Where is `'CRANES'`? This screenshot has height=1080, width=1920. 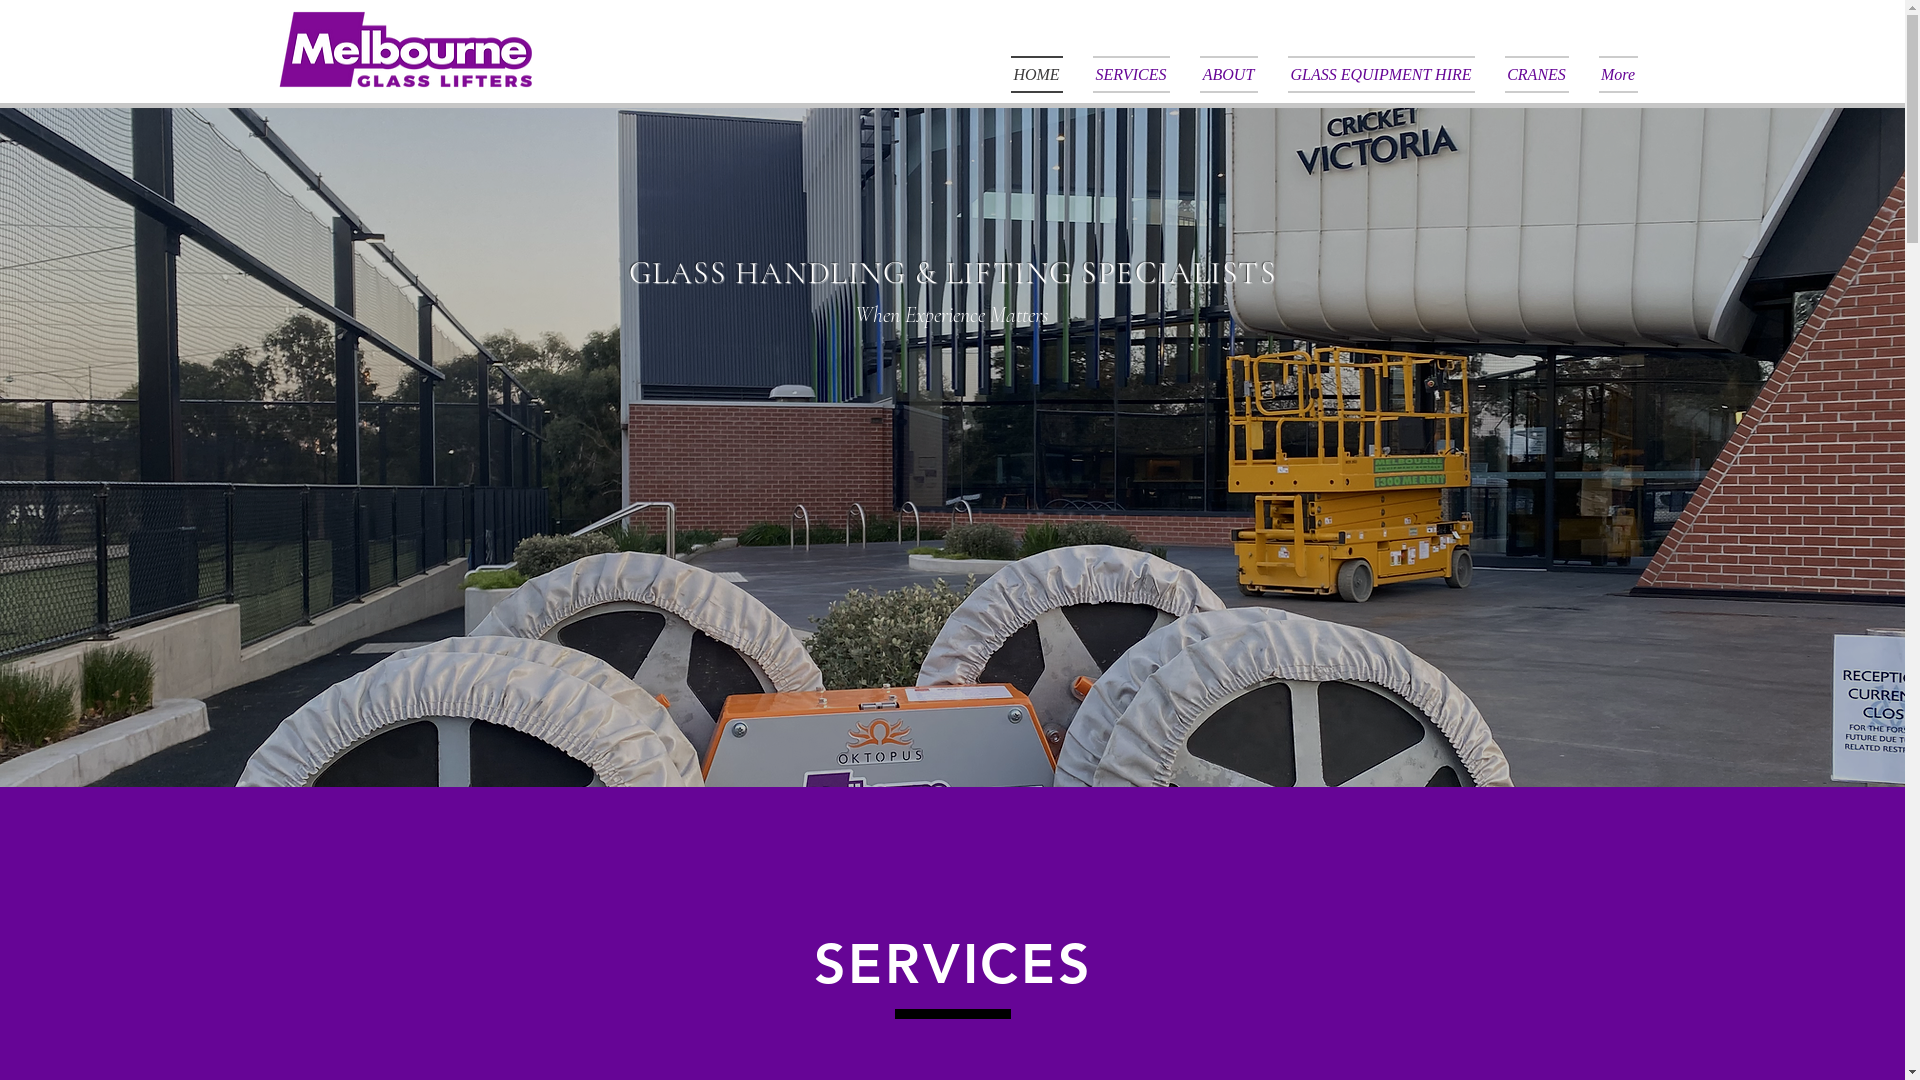 'CRANES' is located at coordinates (1535, 73).